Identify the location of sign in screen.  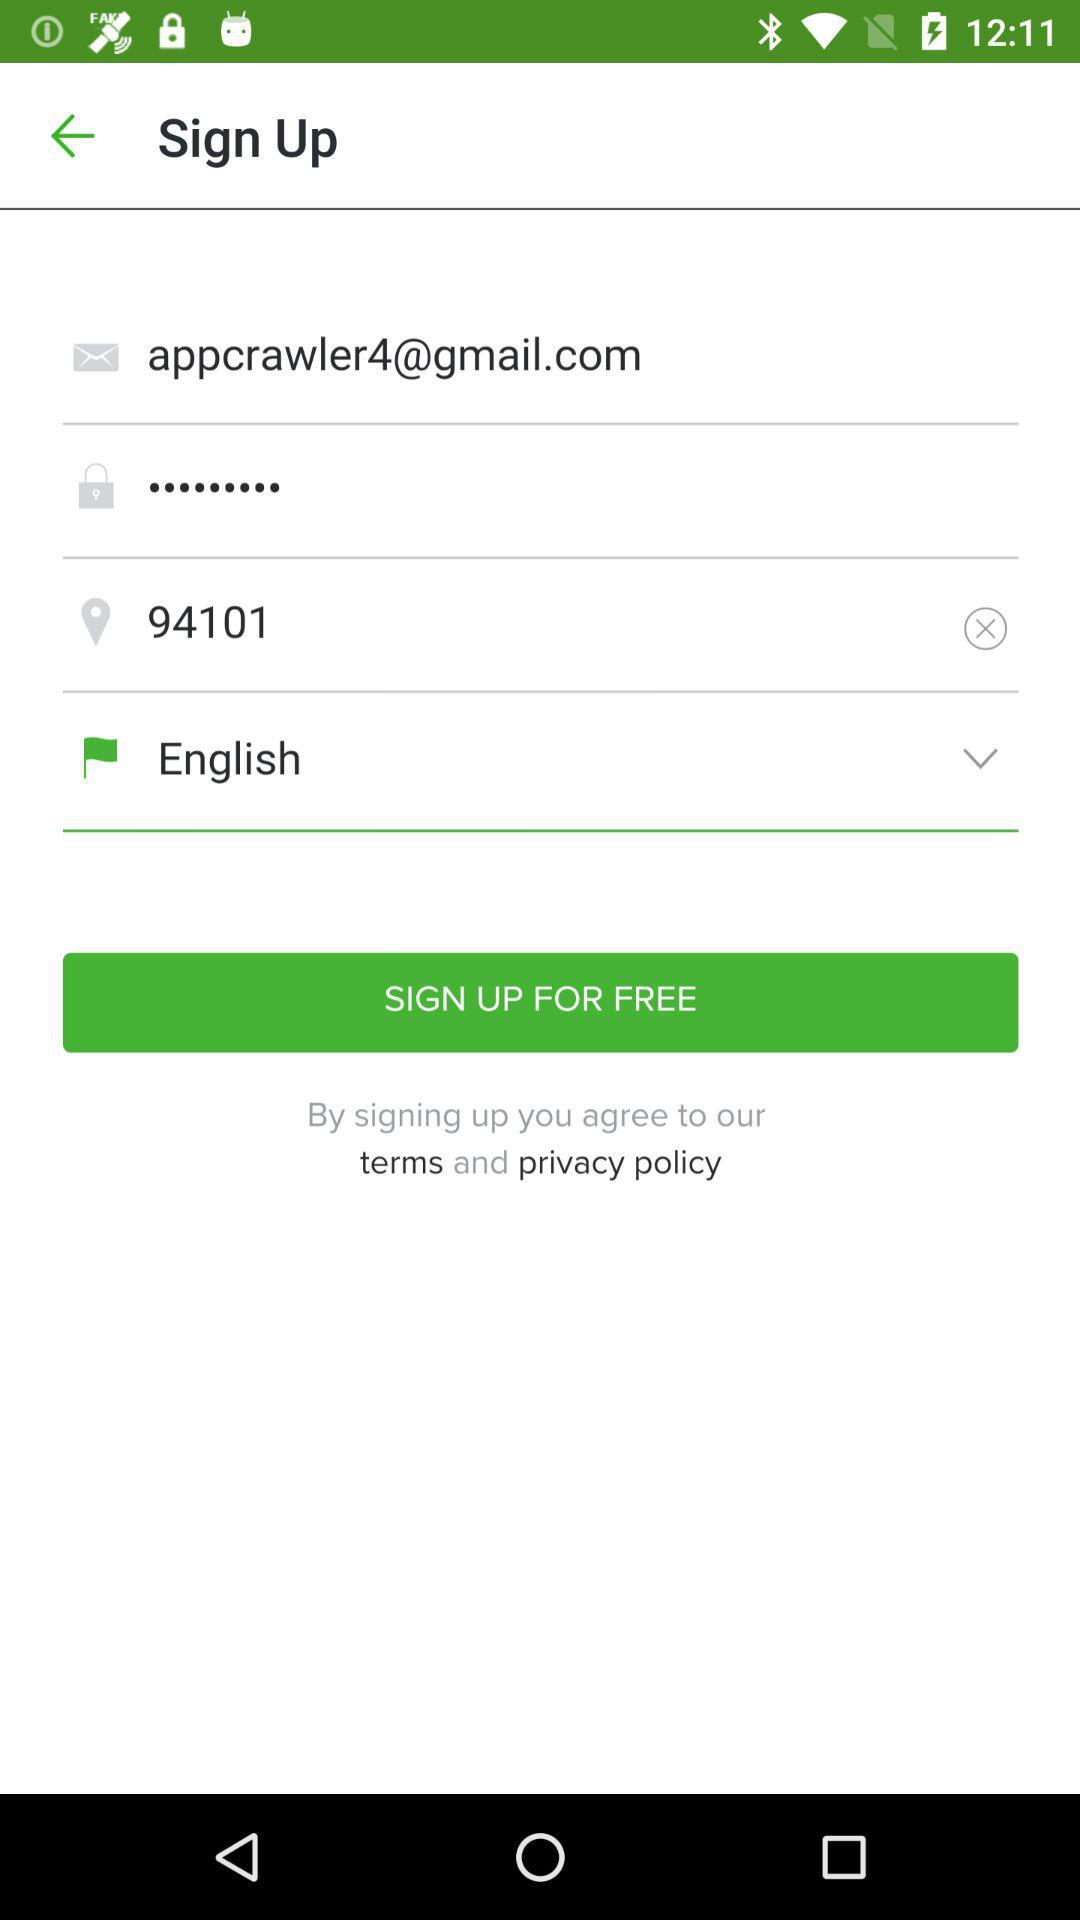
(540, 1002).